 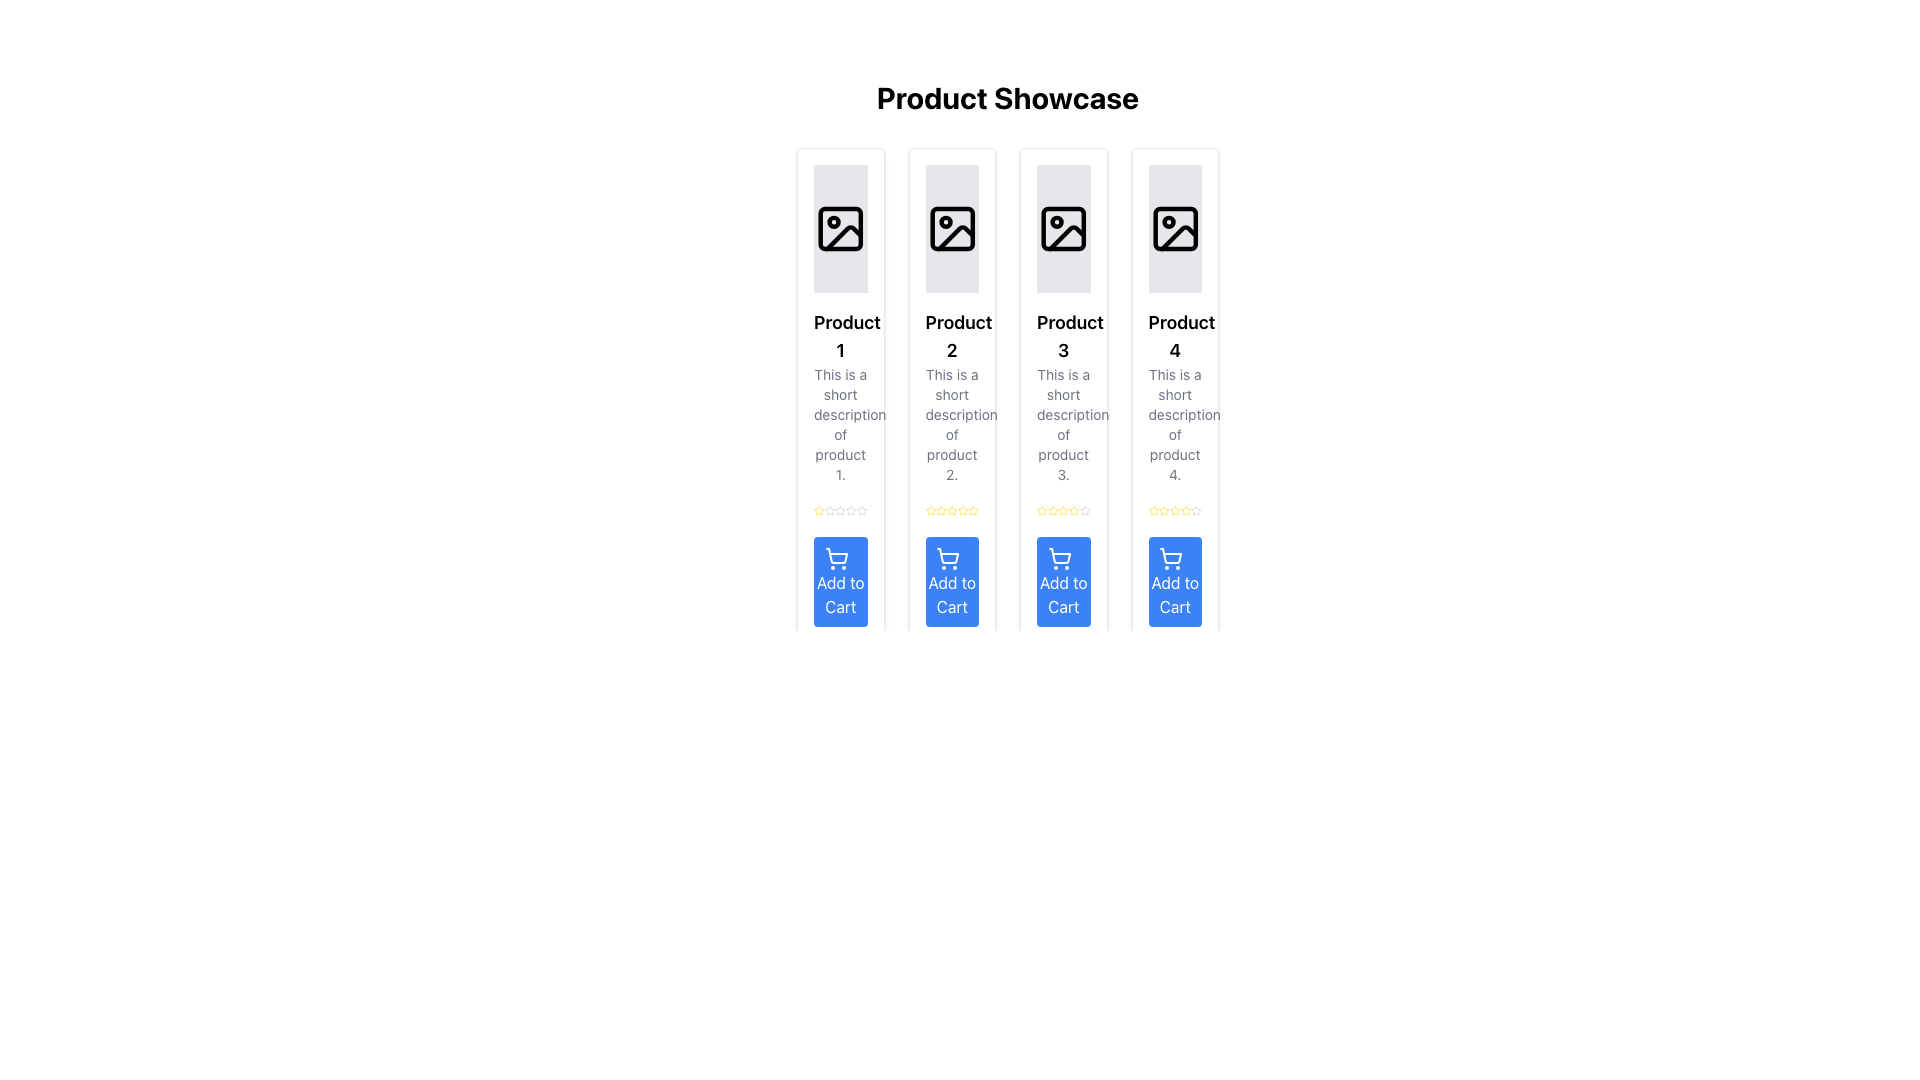 What do you see at coordinates (840, 227) in the screenshot?
I see `the small square with rounded corners styled with a border, located within the first product's image slot in the product showcase grid for 'Product 1'` at bounding box center [840, 227].